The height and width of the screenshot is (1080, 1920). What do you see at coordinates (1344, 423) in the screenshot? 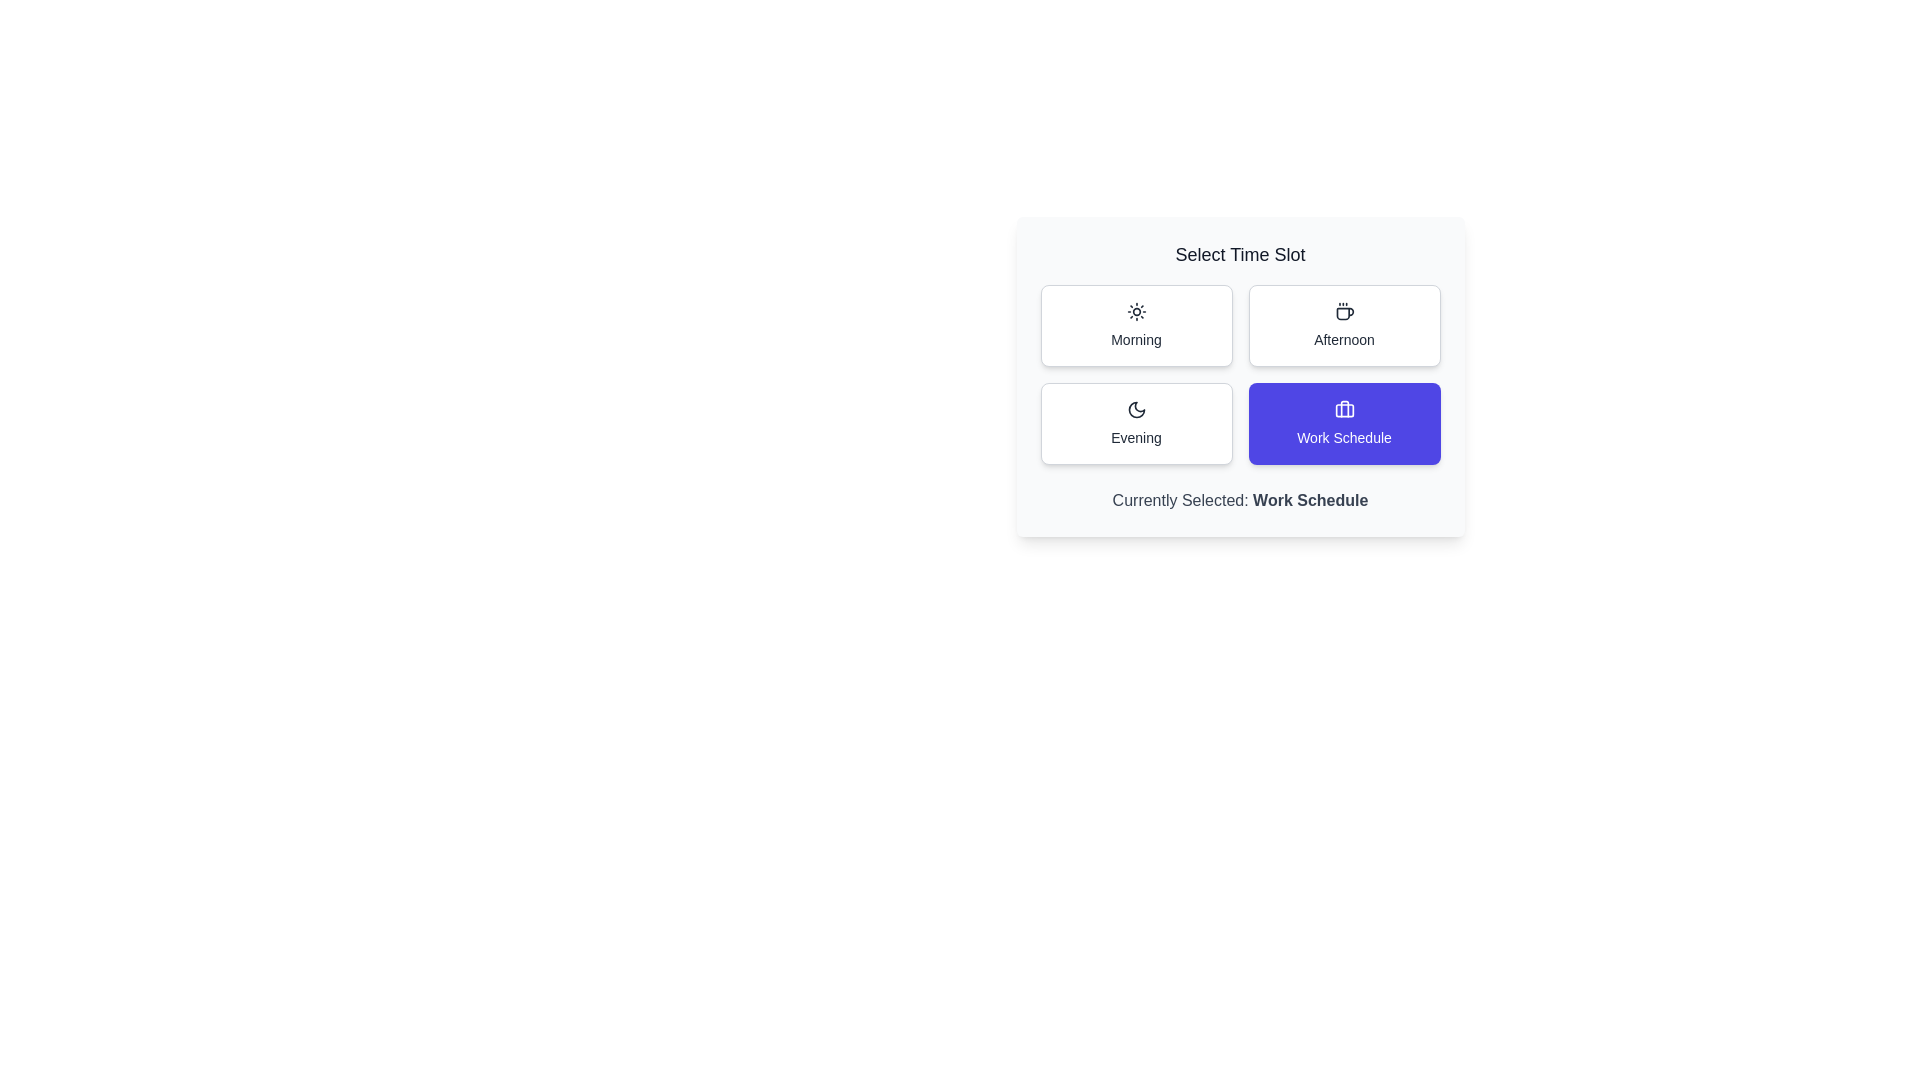
I see `the button labeled Work Schedule to observe its hover effect` at bounding box center [1344, 423].